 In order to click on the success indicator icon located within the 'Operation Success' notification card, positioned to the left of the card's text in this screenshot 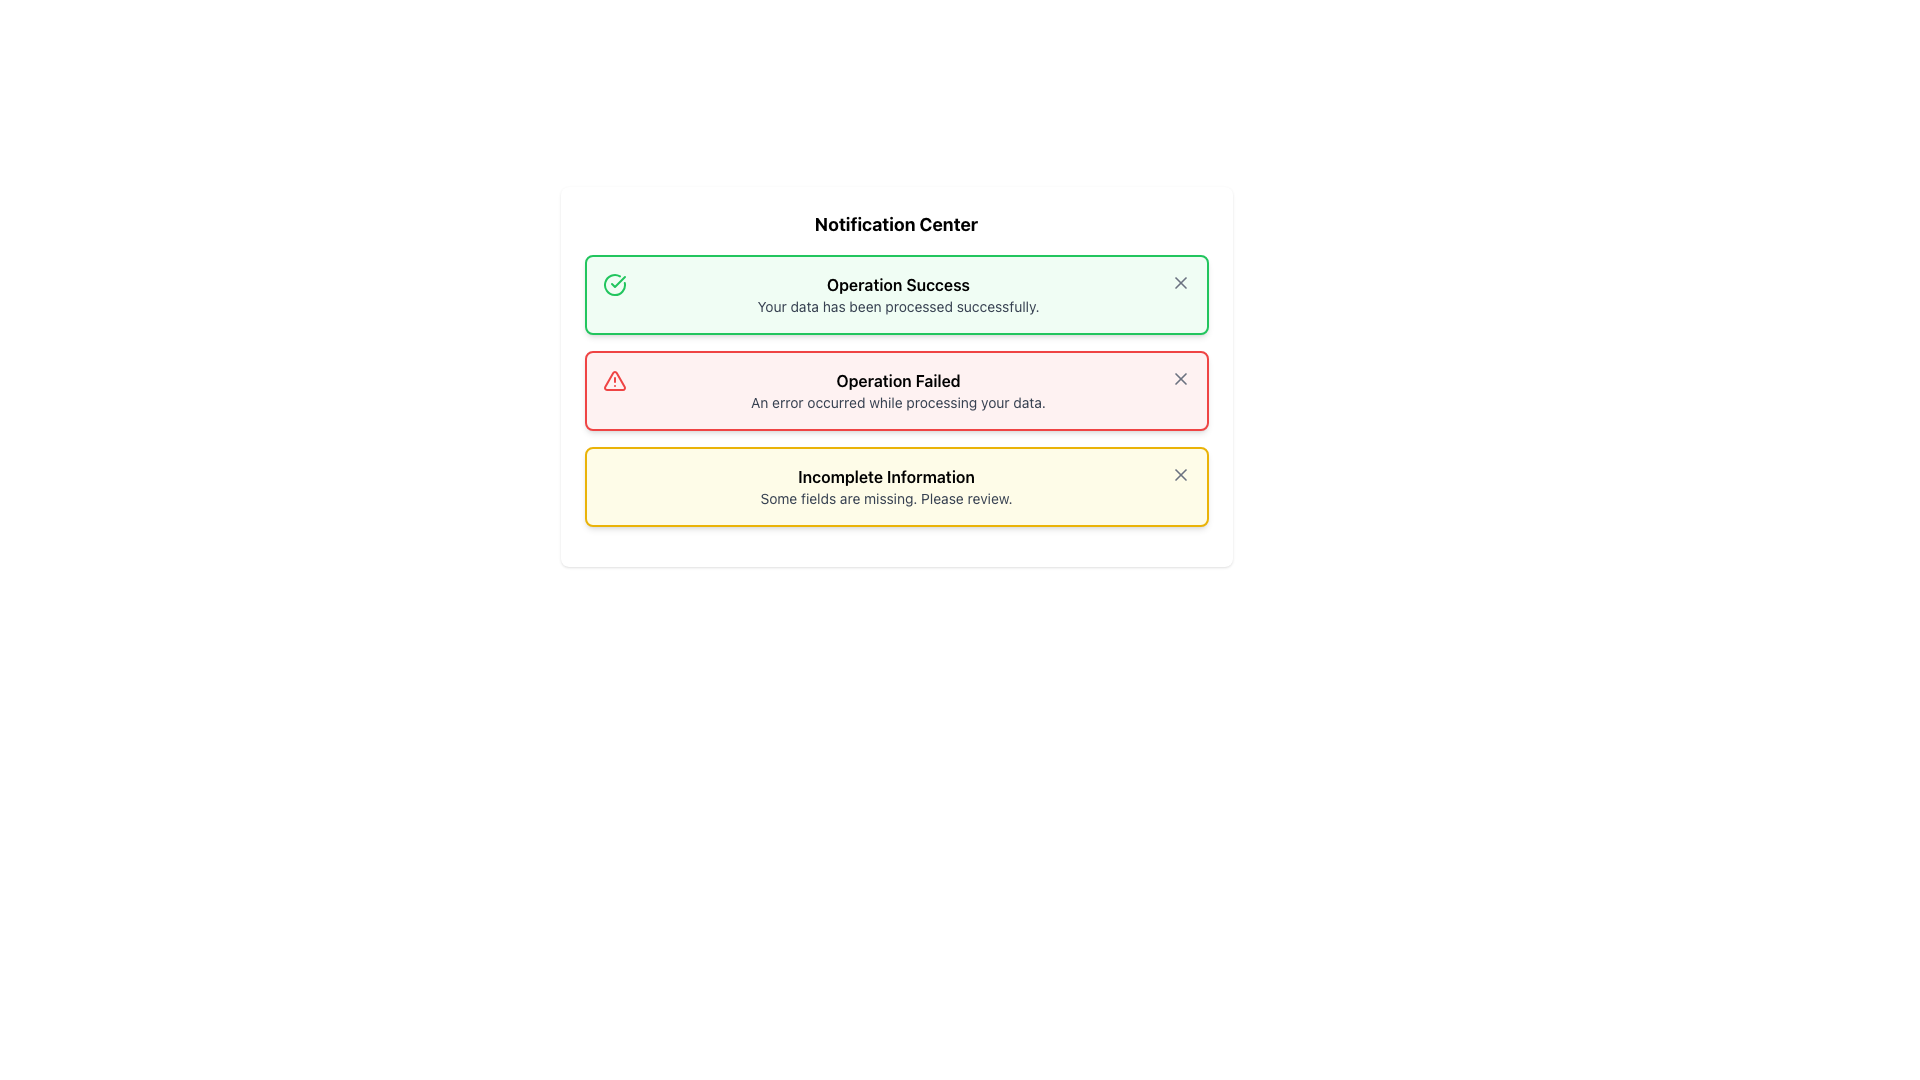, I will do `click(613, 285)`.